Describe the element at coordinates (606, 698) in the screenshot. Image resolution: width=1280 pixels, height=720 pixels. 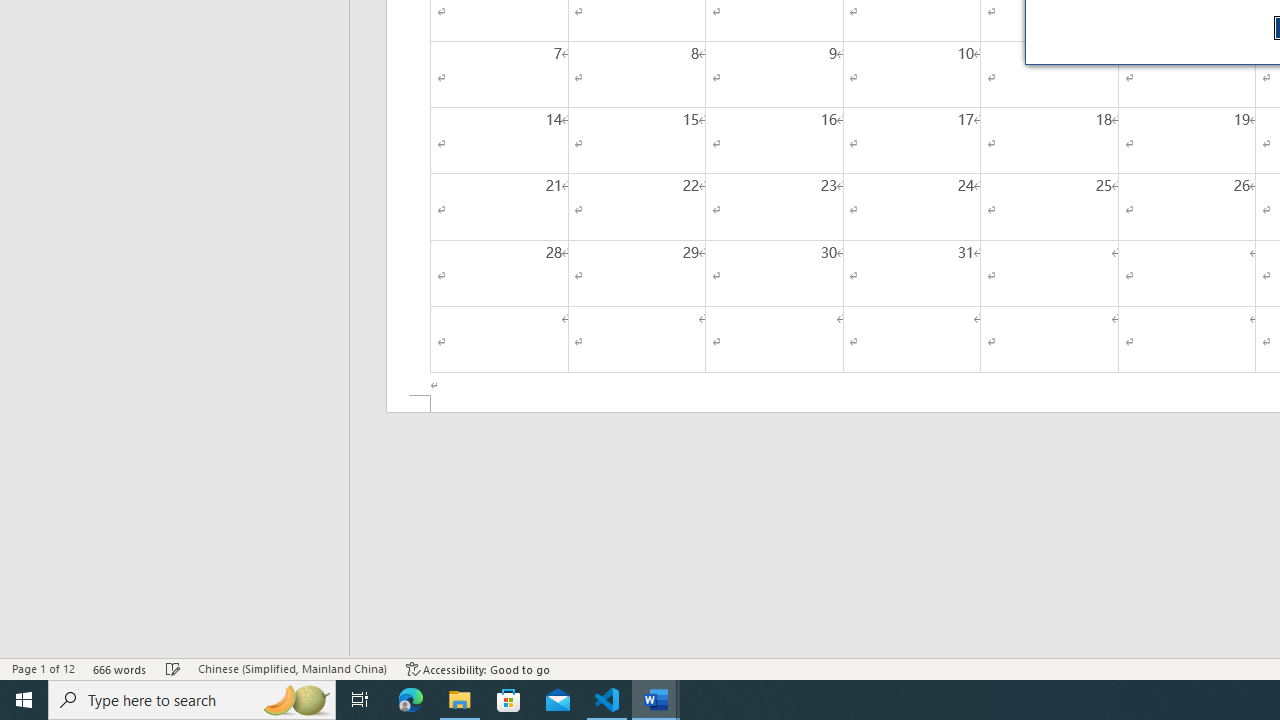
I see `'Visual Studio Code - 1 running window'` at that location.